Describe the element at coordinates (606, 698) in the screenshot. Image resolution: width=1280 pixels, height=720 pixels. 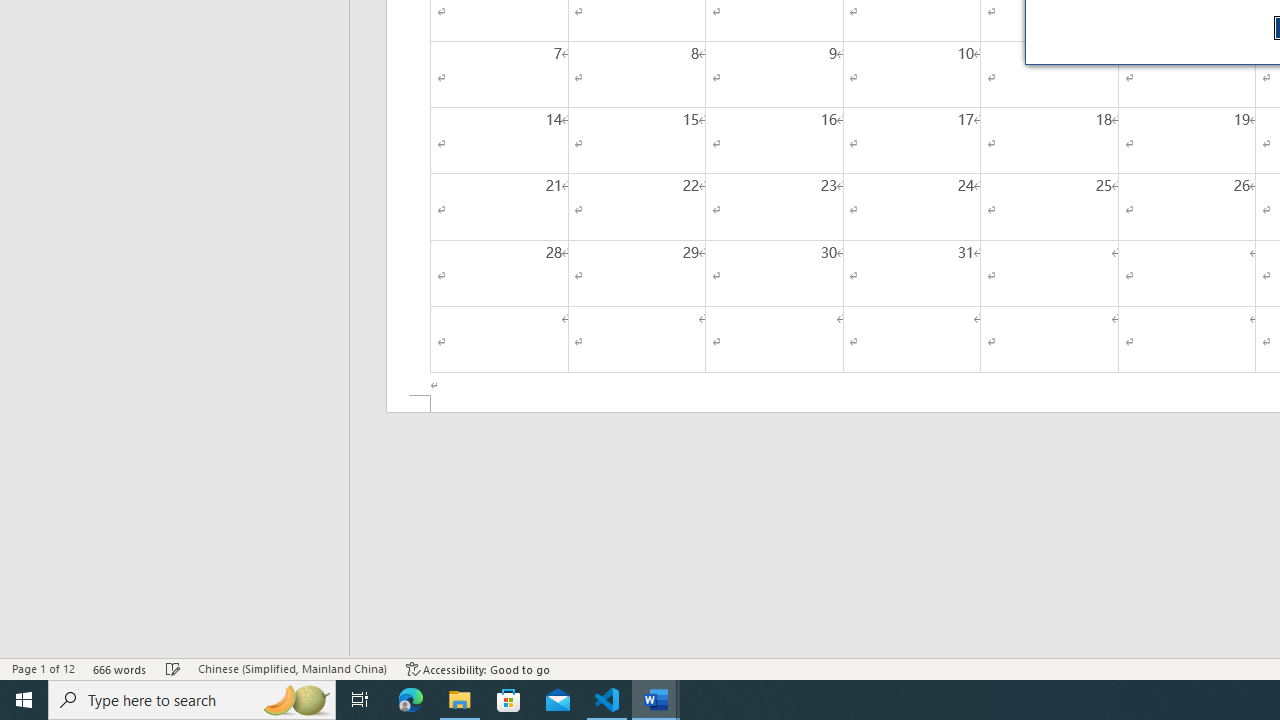
I see `'Visual Studio Code - 1 running window'` at that location.